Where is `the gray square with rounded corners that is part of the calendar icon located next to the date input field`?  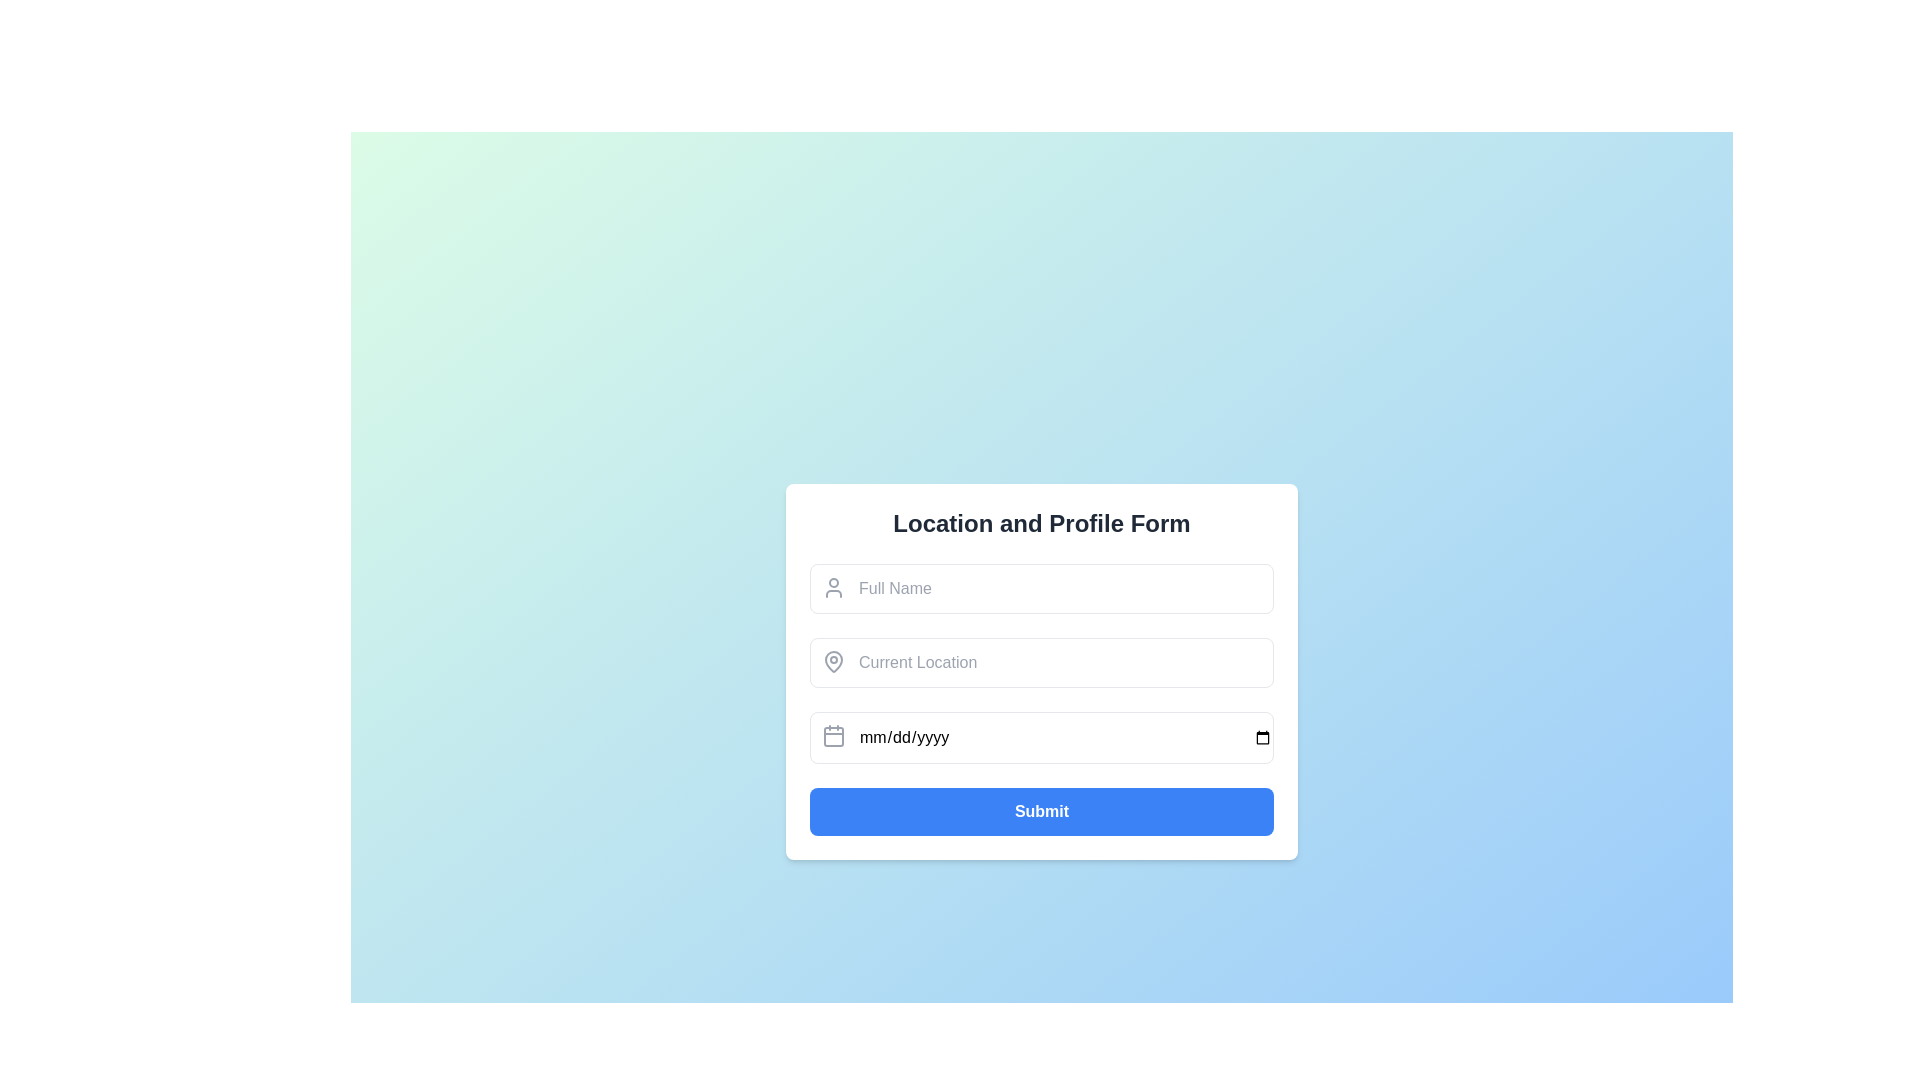 the gray square with rounded corners that is part of the calendar icon located next to the date input field is located at coordinates (834, 736).